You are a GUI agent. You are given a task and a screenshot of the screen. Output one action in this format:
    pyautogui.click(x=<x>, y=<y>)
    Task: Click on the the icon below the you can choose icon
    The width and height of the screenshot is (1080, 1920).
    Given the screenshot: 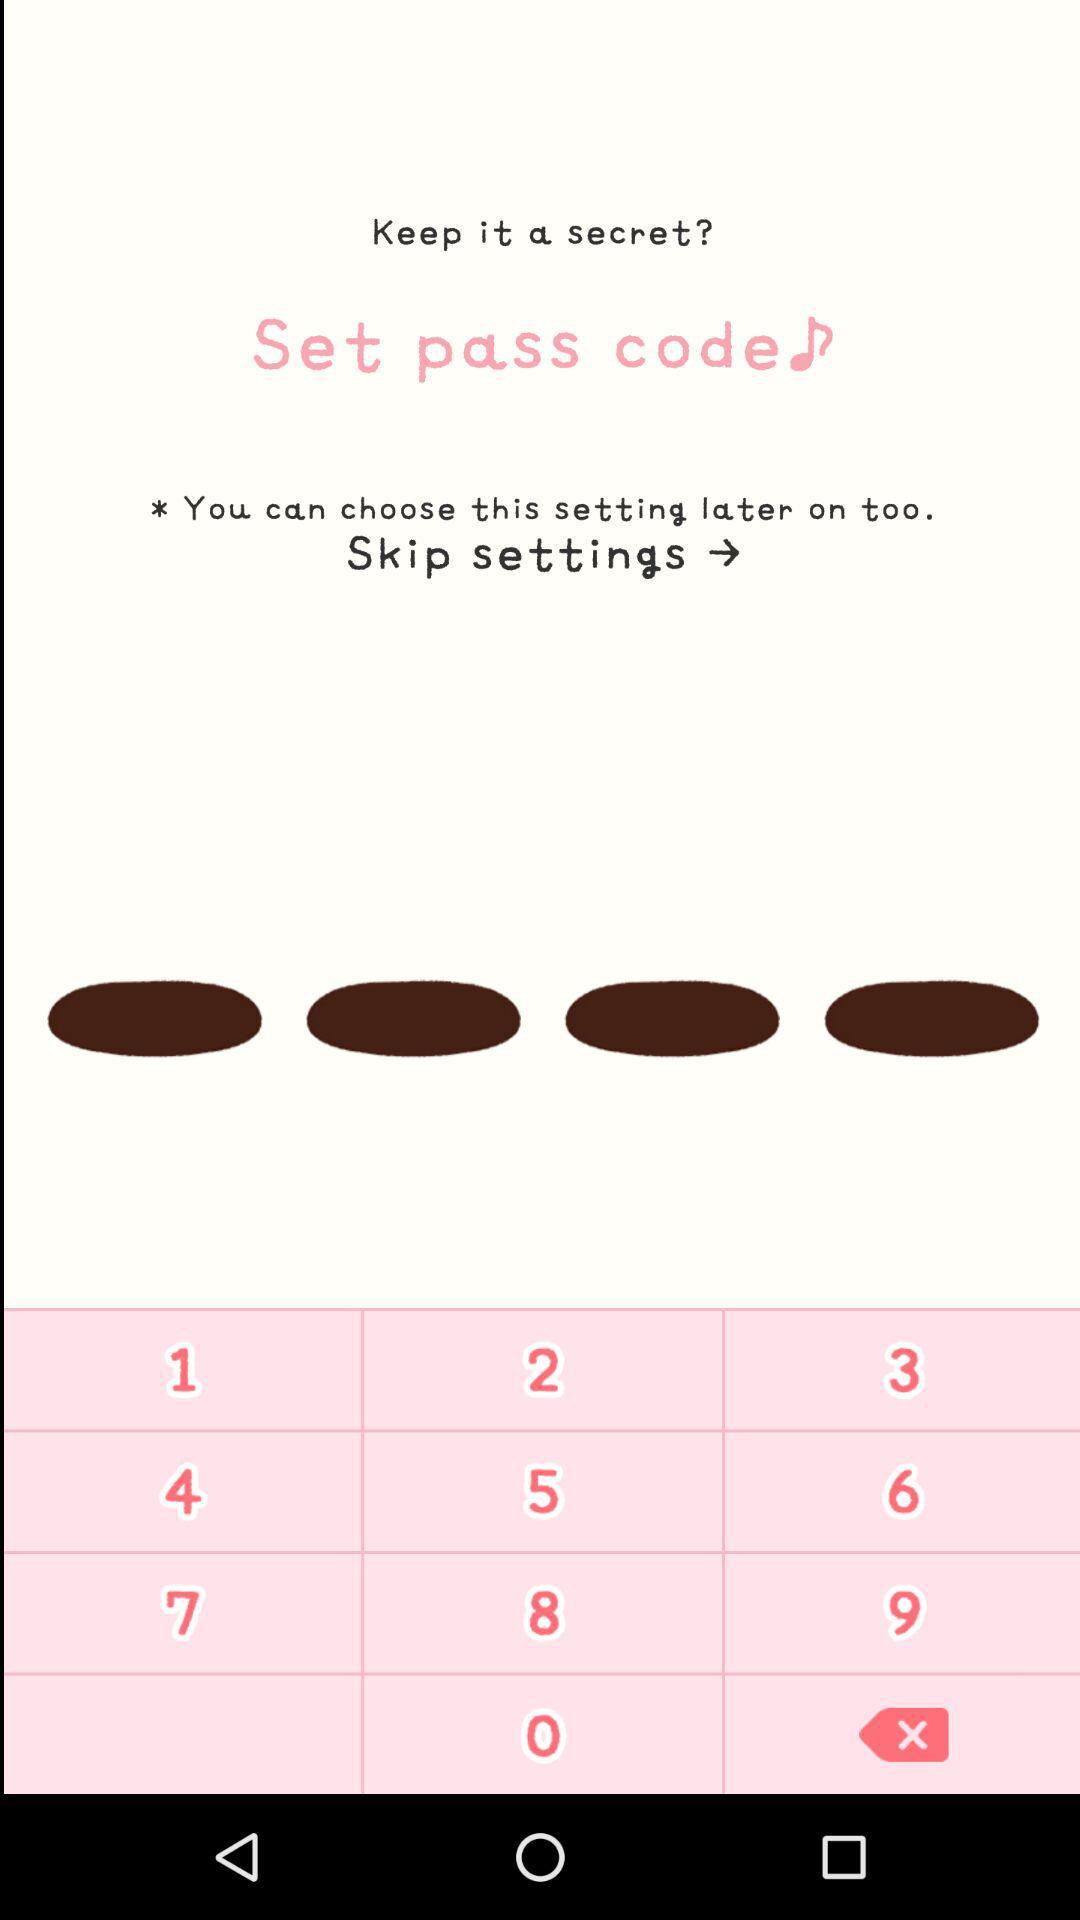 What is the action you would take?
    pyautogui.click(x=538, y=553)
    